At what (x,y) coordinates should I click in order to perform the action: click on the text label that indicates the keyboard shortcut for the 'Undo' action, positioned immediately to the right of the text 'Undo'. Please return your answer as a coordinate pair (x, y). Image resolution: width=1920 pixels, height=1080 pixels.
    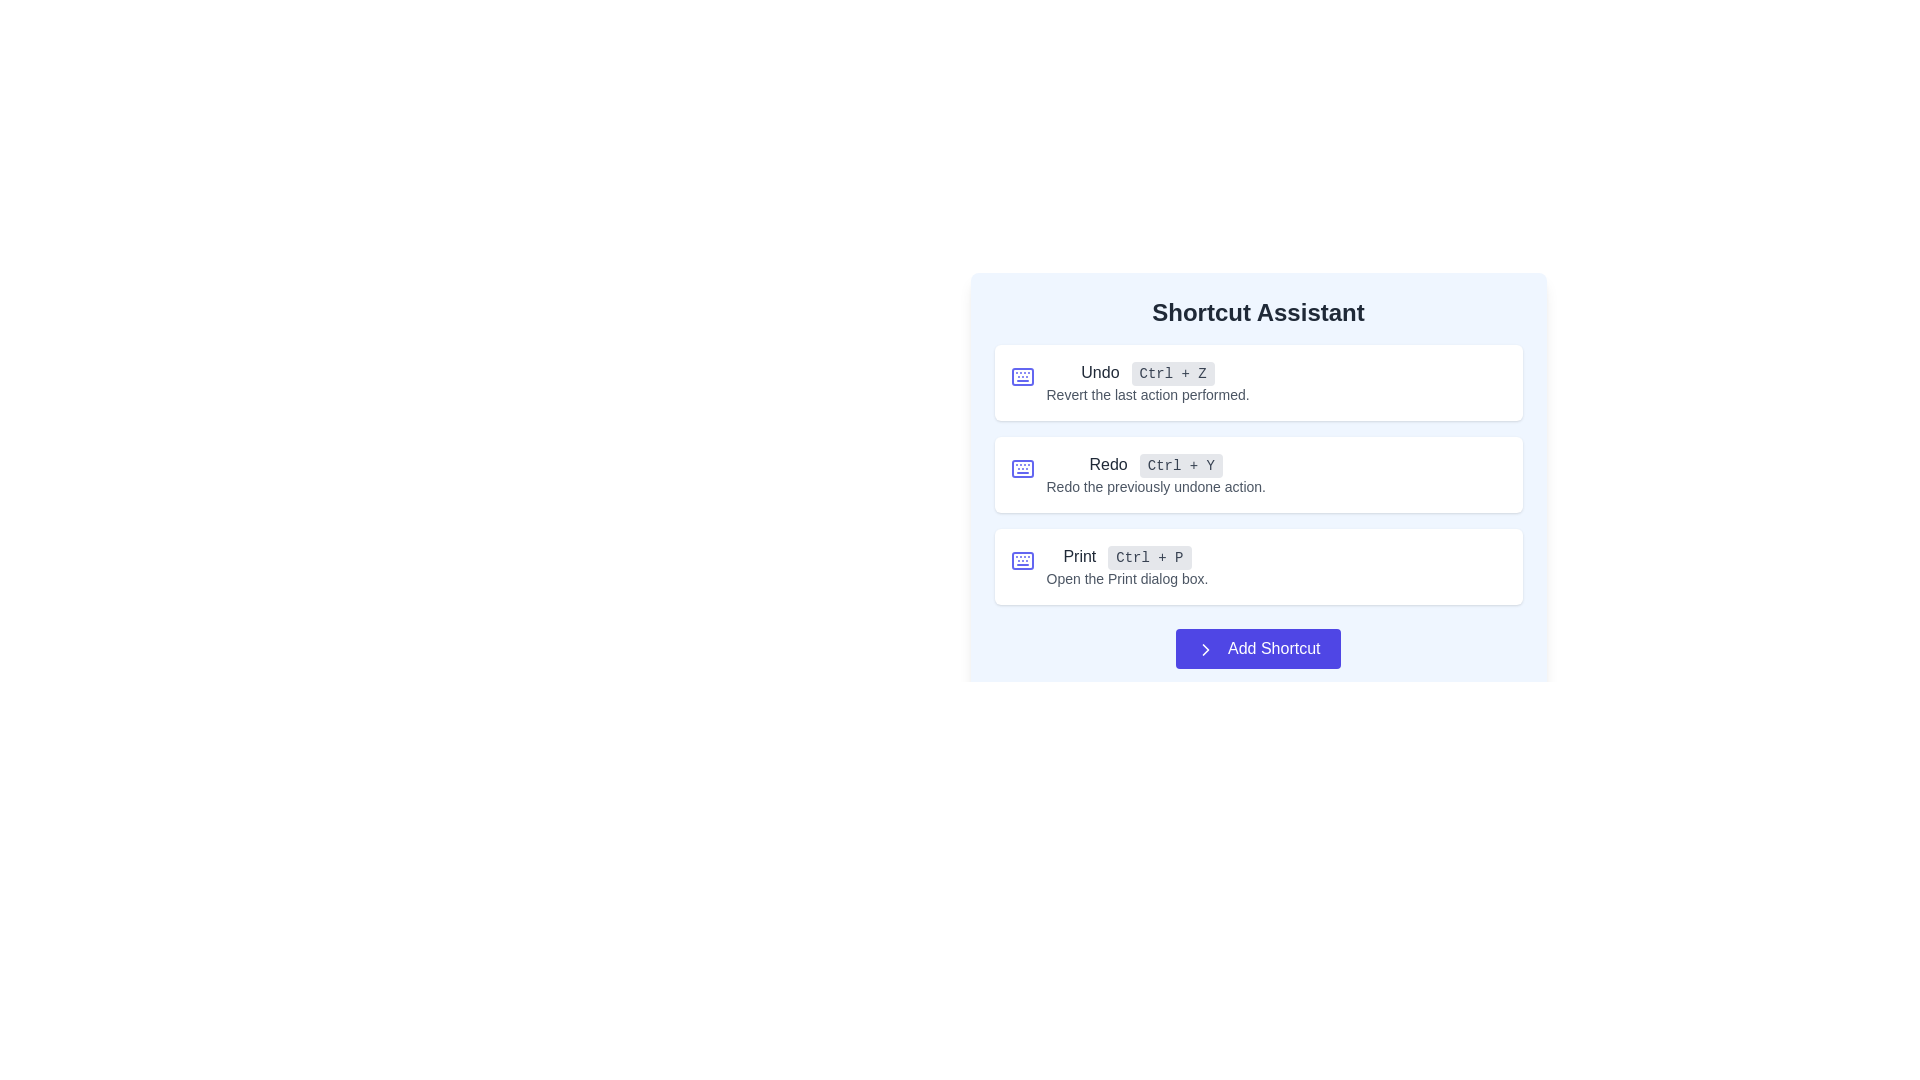
    Looking at the image, I should click on (1173, 374).